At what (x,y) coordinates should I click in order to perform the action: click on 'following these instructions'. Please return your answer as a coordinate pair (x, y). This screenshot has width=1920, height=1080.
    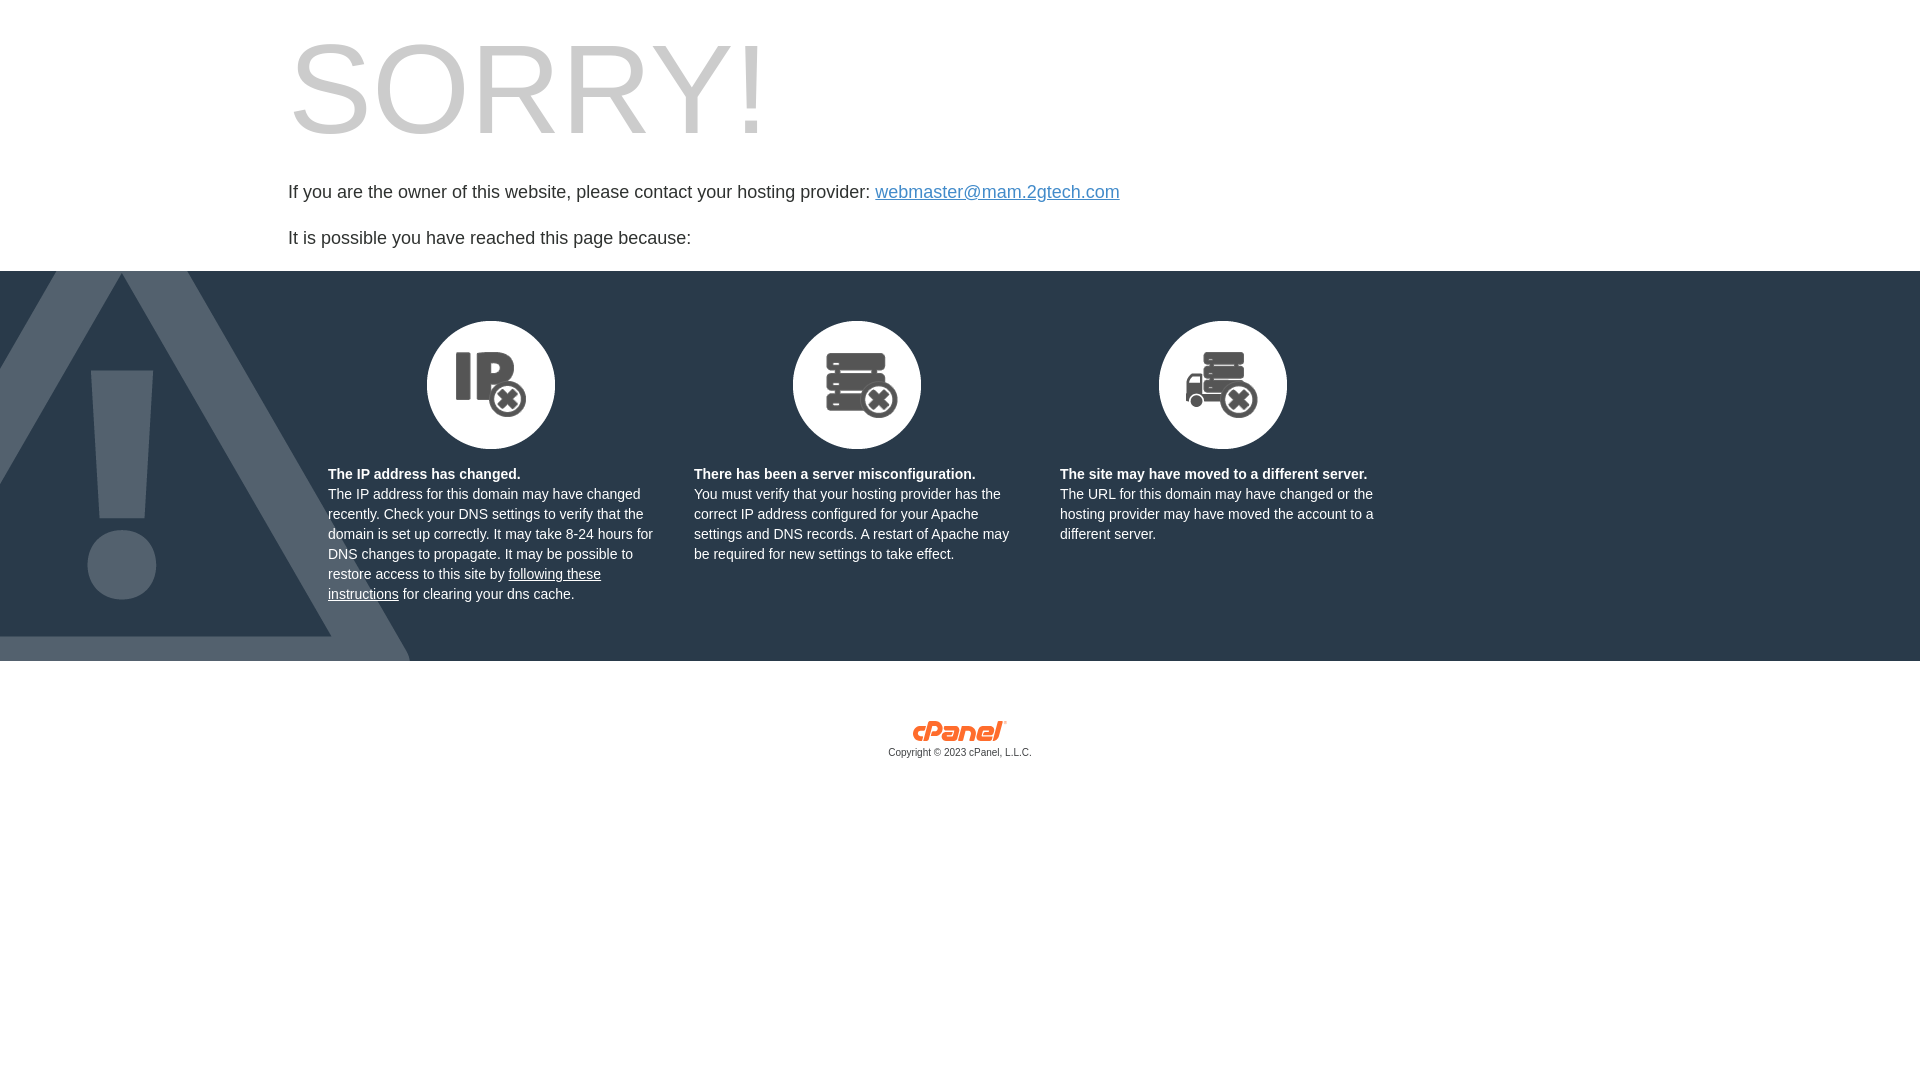
    Looking at the image, I should click on (463, 583).